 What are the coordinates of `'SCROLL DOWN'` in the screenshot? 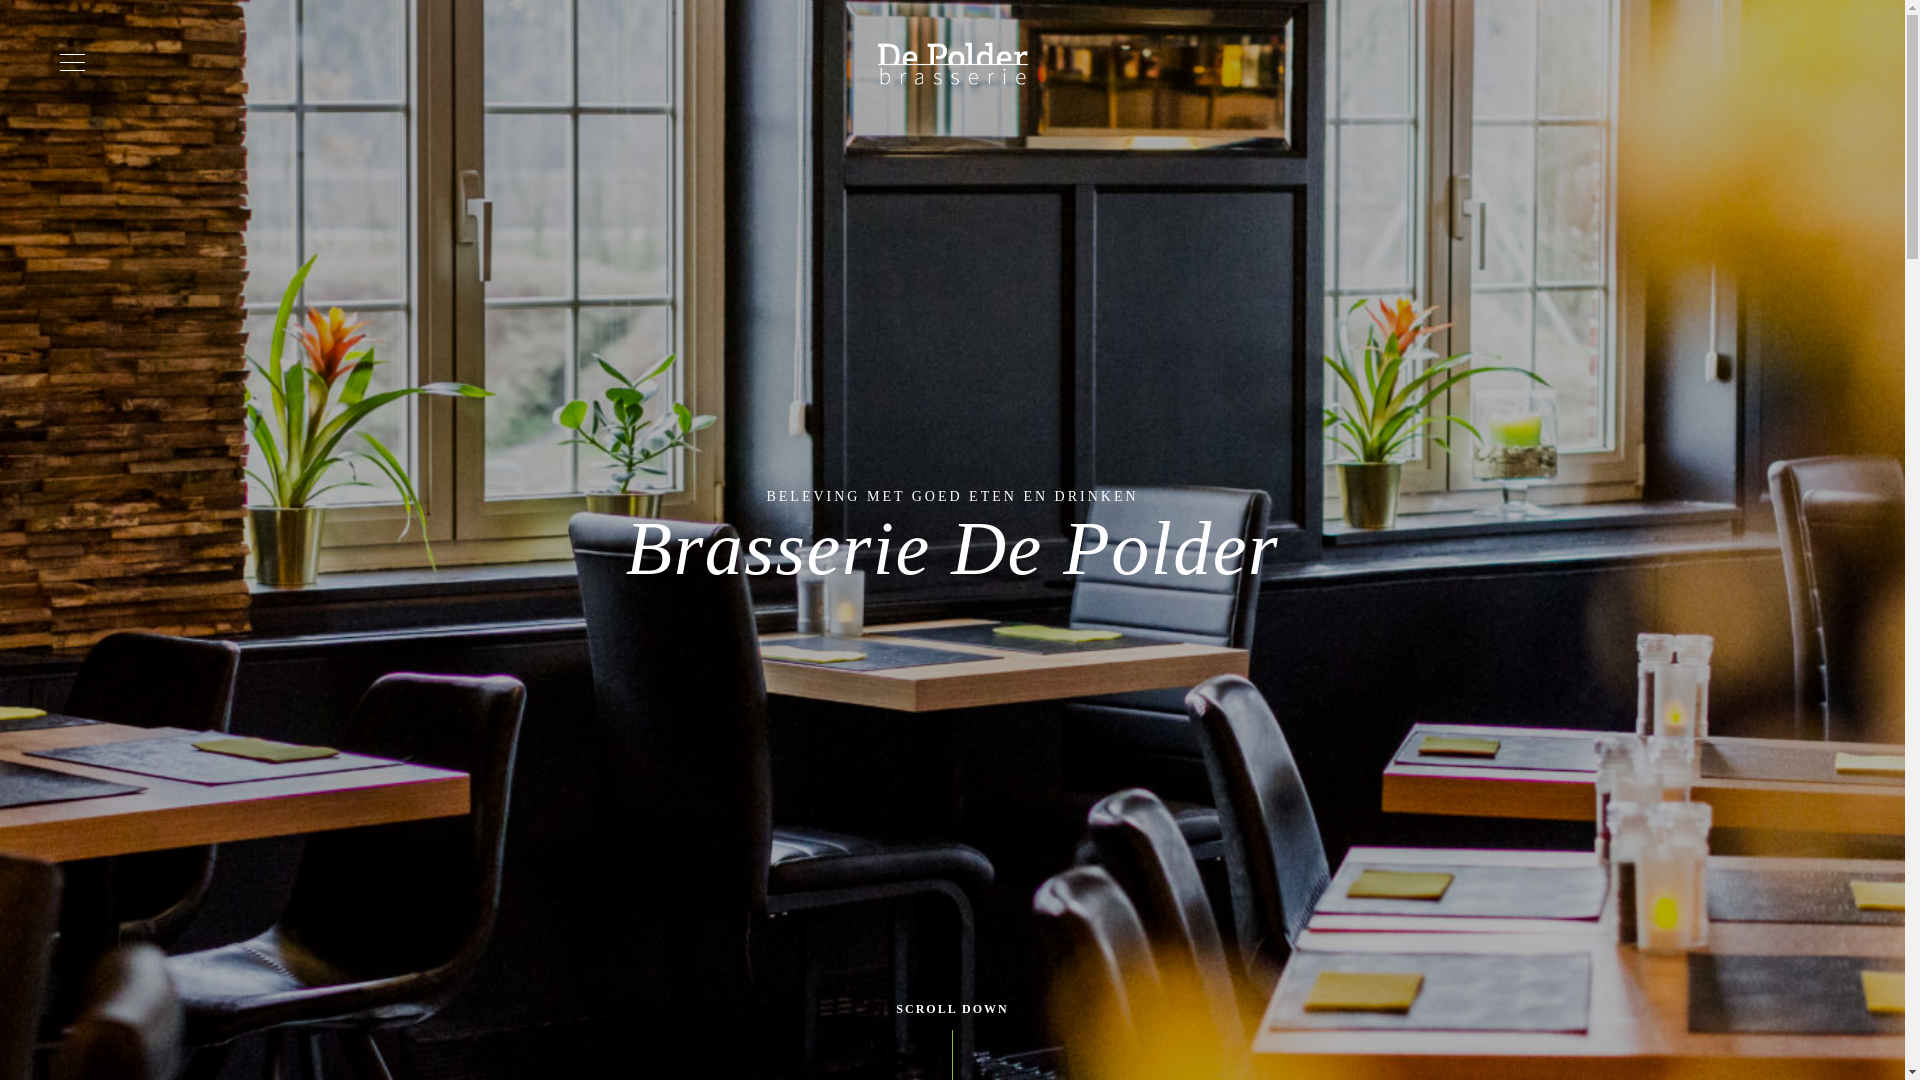 It's located at (950, 1009).